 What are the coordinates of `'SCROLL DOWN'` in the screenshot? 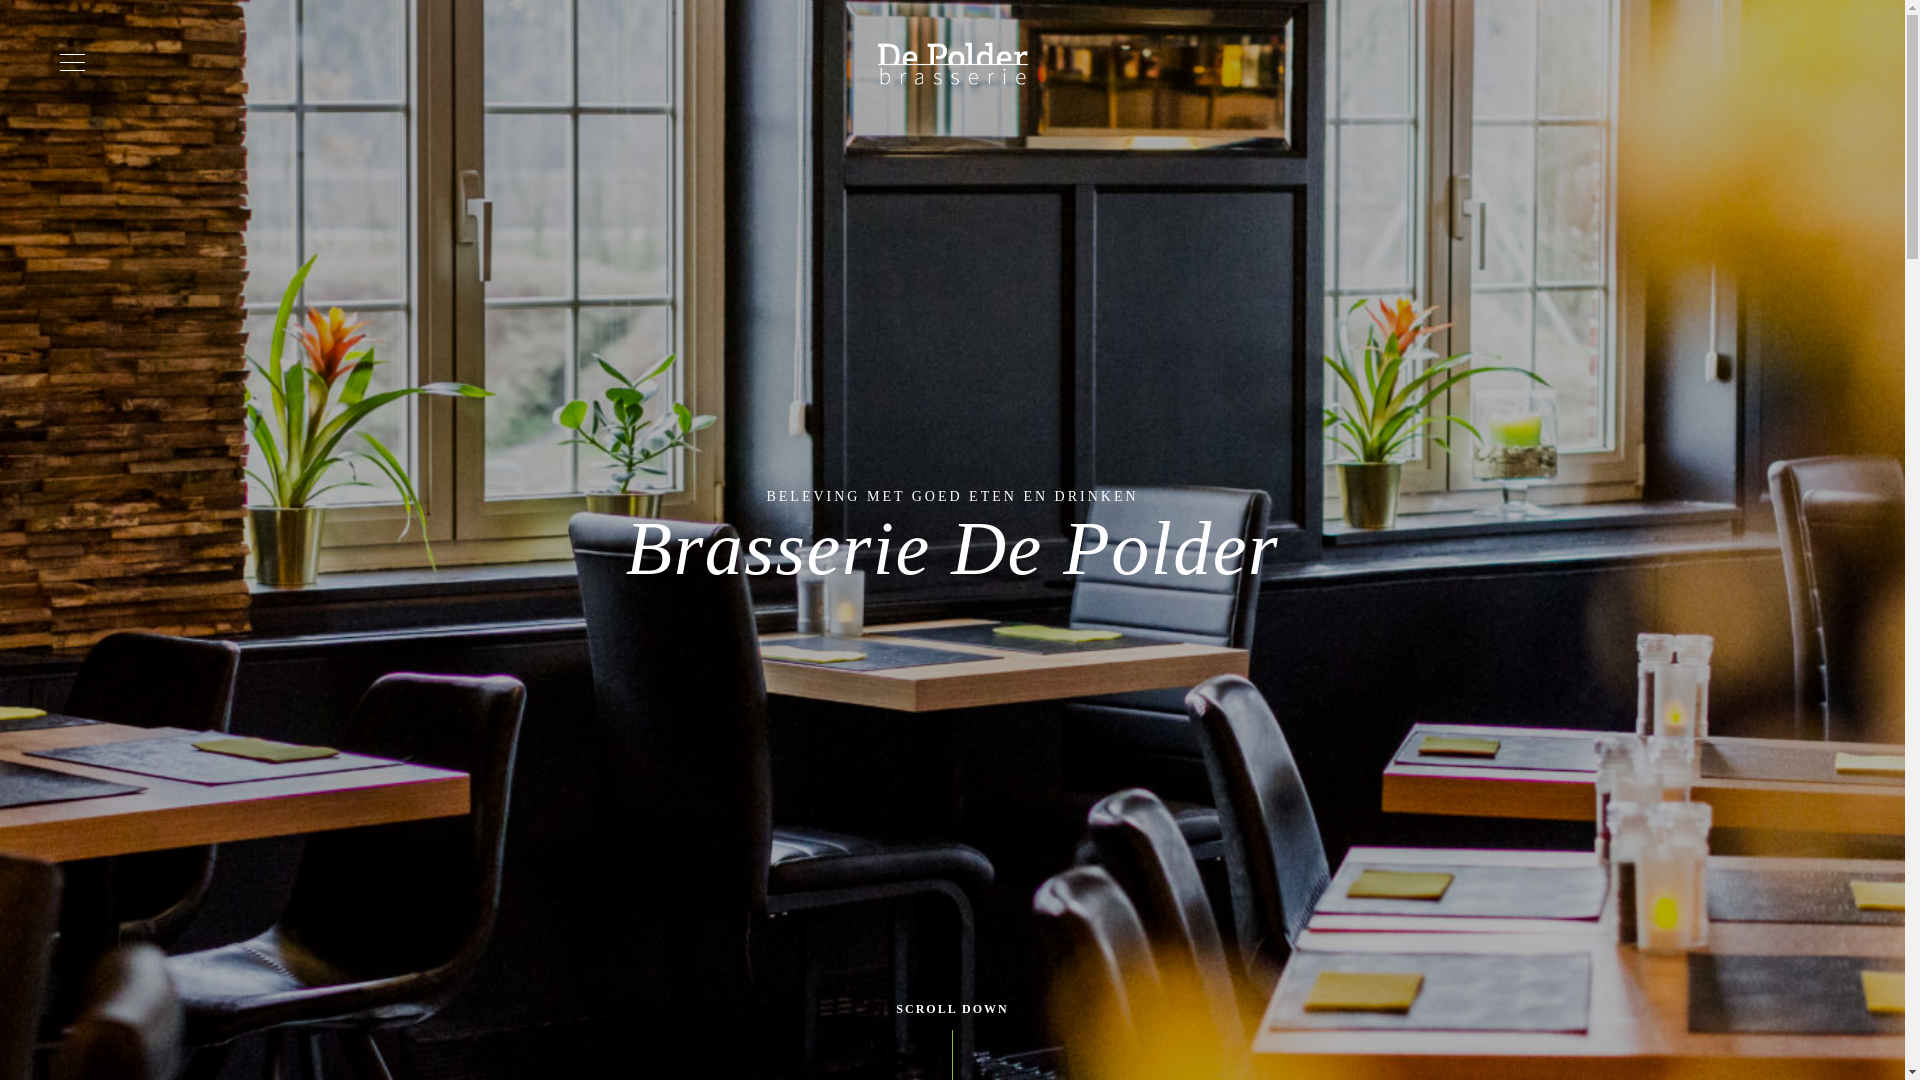 It's located at (950, 1009).